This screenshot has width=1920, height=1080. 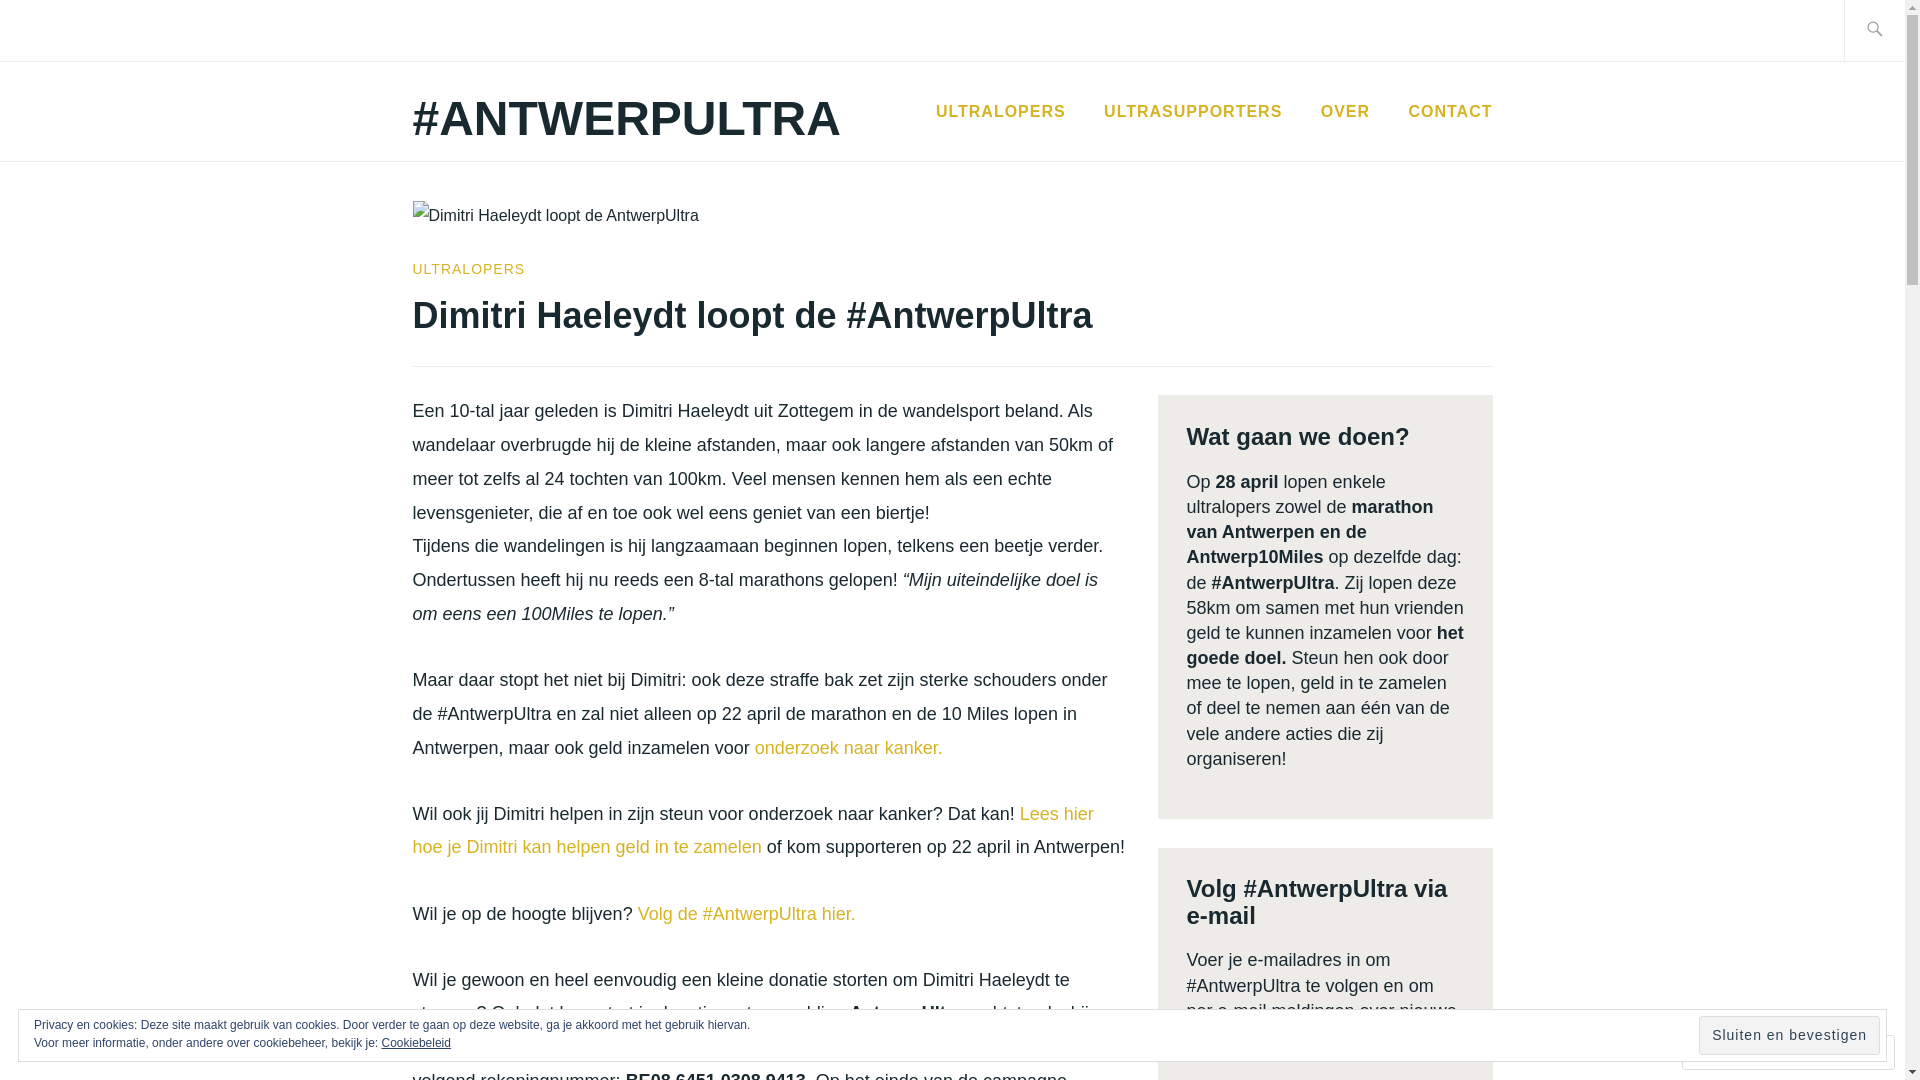 What do you see at coordinates (1789, 1035) in the screenshot?
I see `'Sluiten en bevestigen'` at bounding box center [1789, 1035].